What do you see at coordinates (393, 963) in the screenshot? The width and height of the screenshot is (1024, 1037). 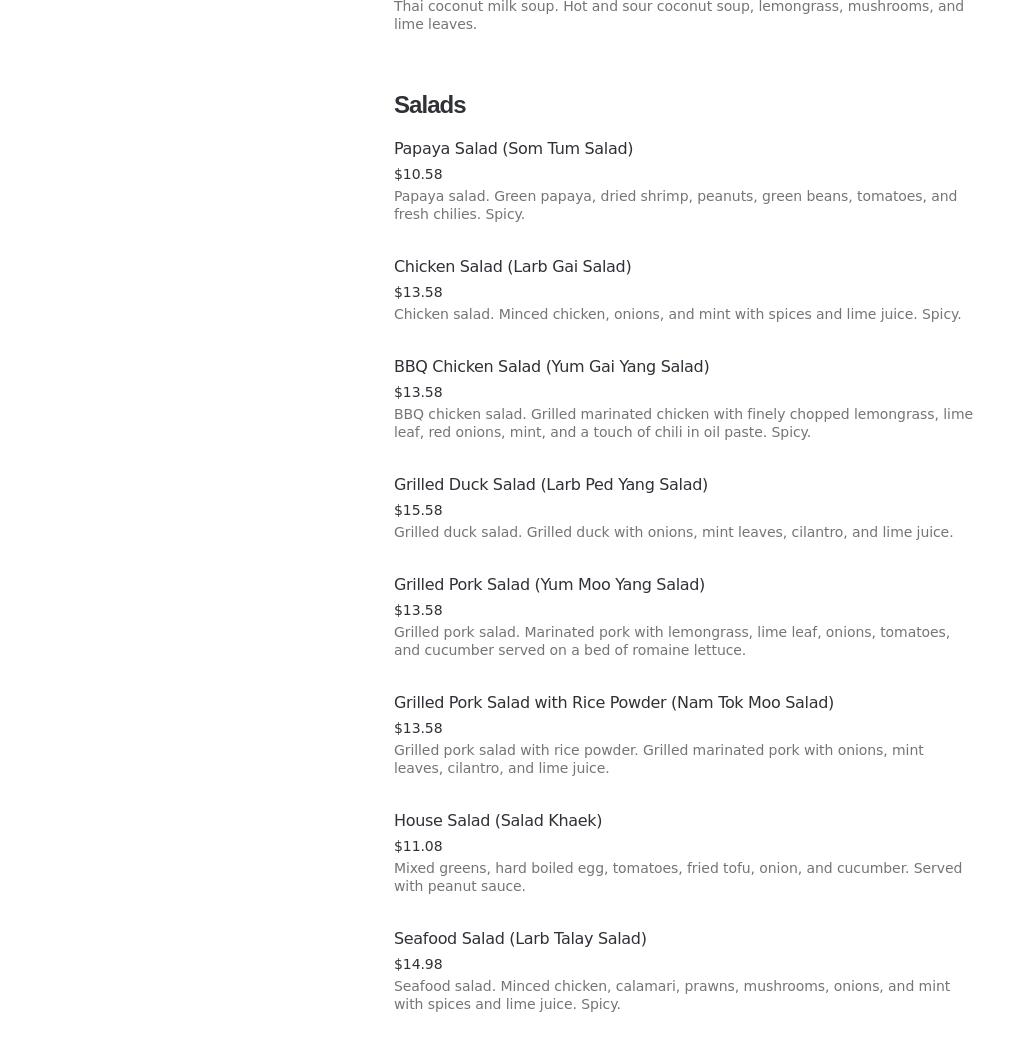 I see `'$14.98'` at bounding box center [393, 963].